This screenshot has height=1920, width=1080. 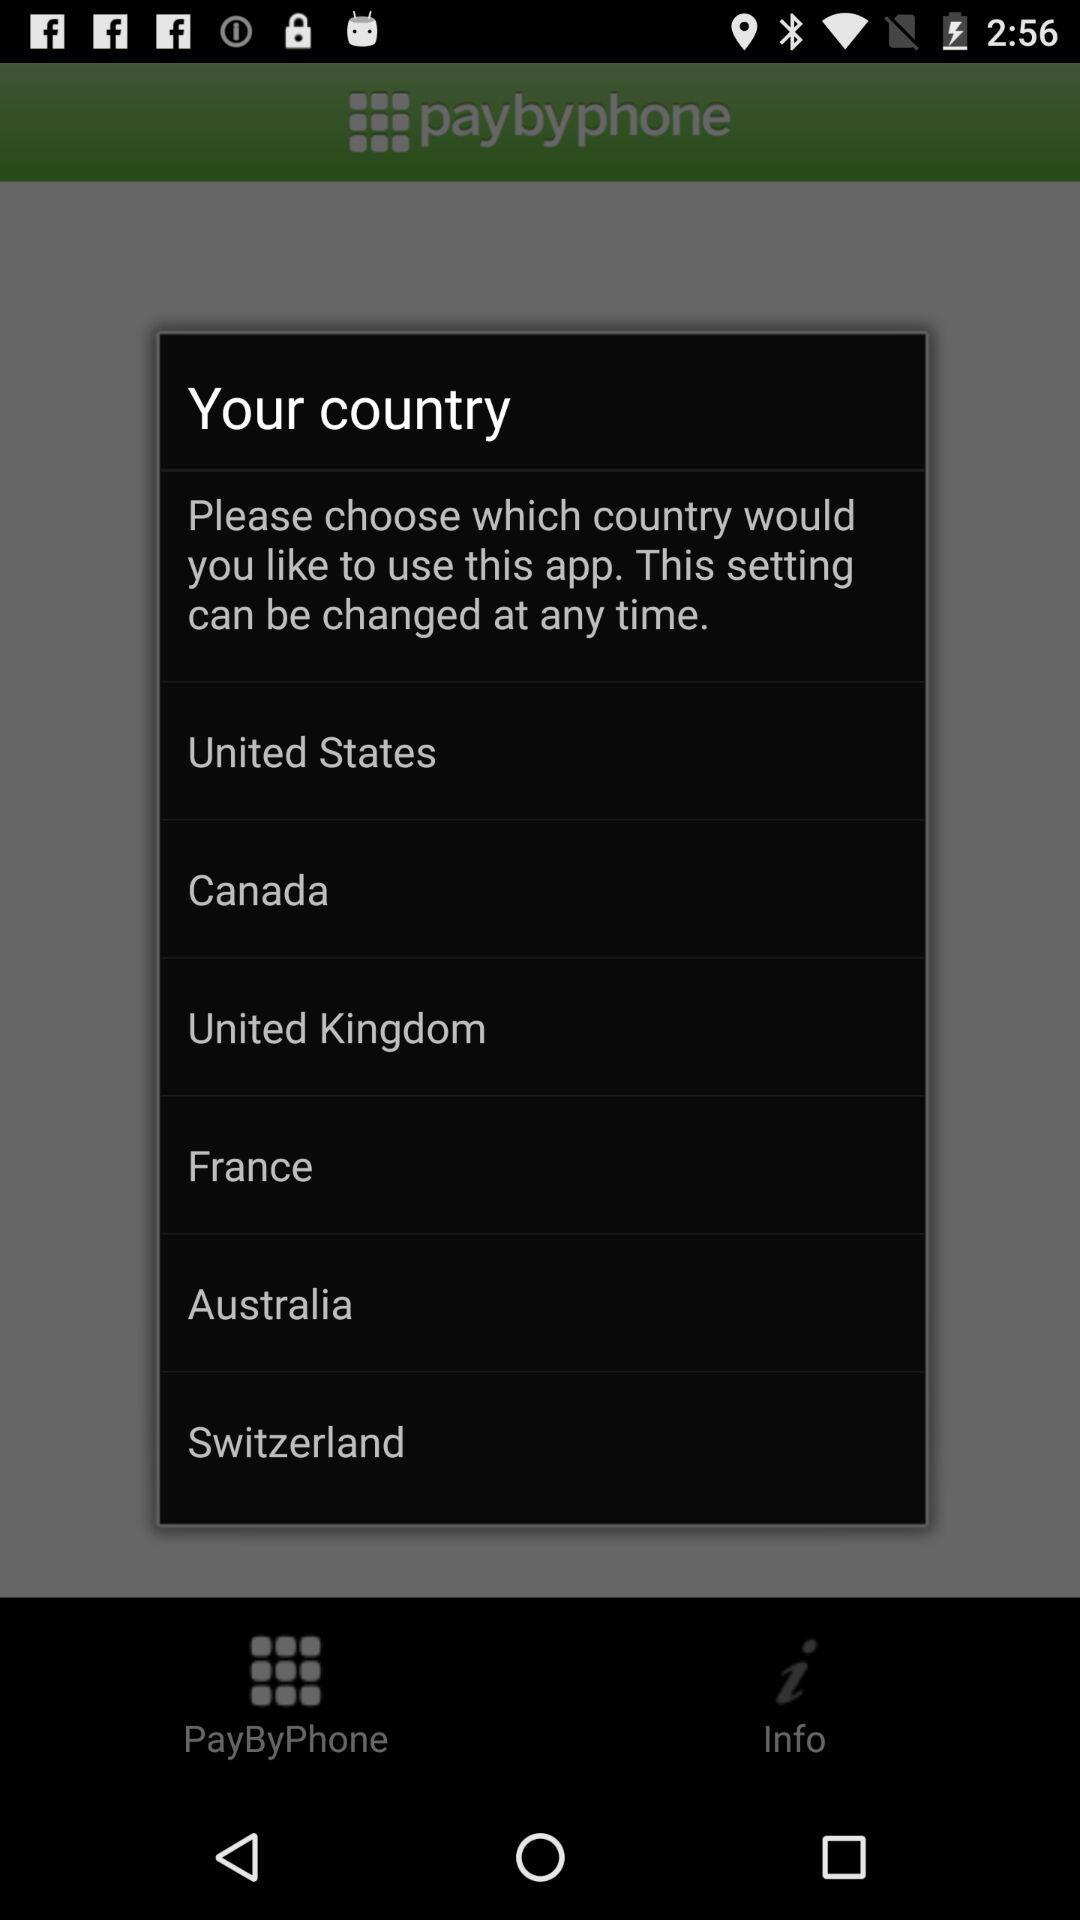 What do you see at coordinates (542, 1026) in the screenshot?
I see `united kingdom icon` at bounding box center [542, 1026].